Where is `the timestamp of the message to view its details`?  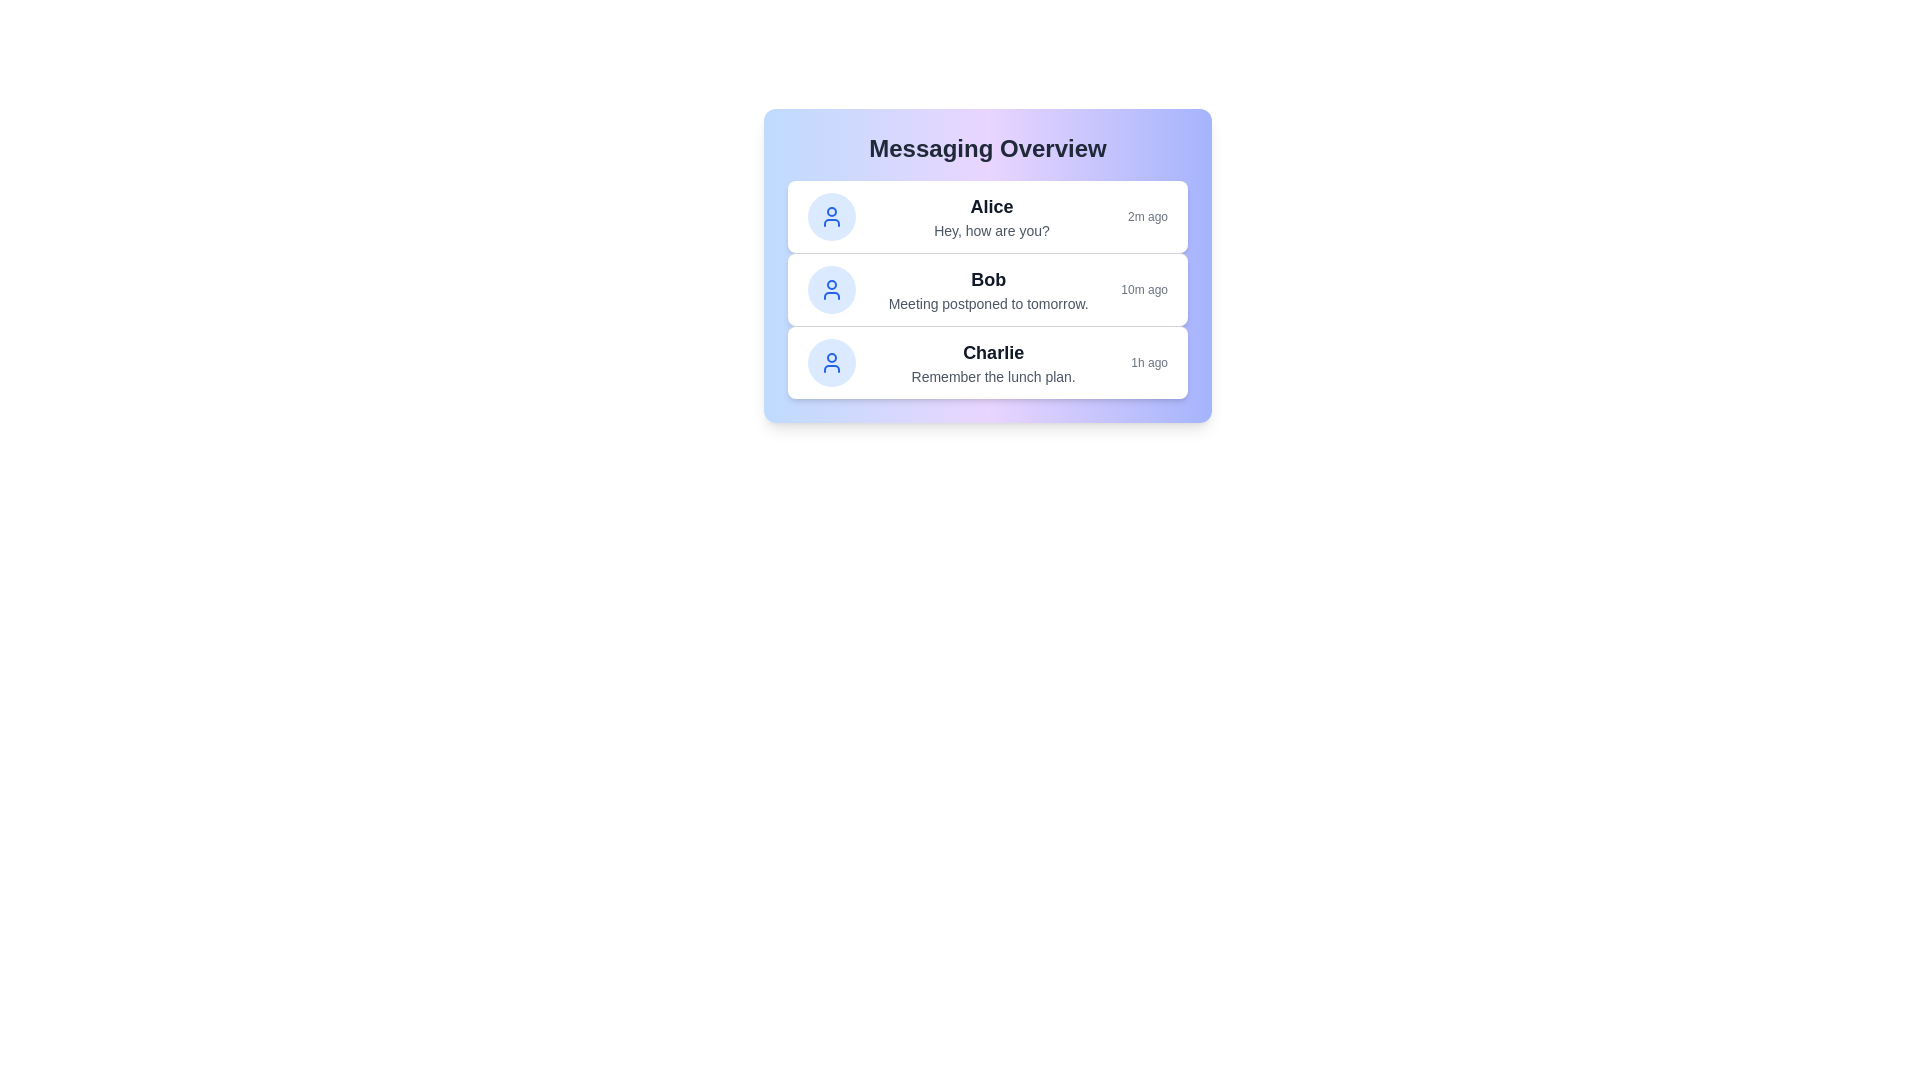 the timestamp of the message to view its details is located at coordinates (1147, 216).